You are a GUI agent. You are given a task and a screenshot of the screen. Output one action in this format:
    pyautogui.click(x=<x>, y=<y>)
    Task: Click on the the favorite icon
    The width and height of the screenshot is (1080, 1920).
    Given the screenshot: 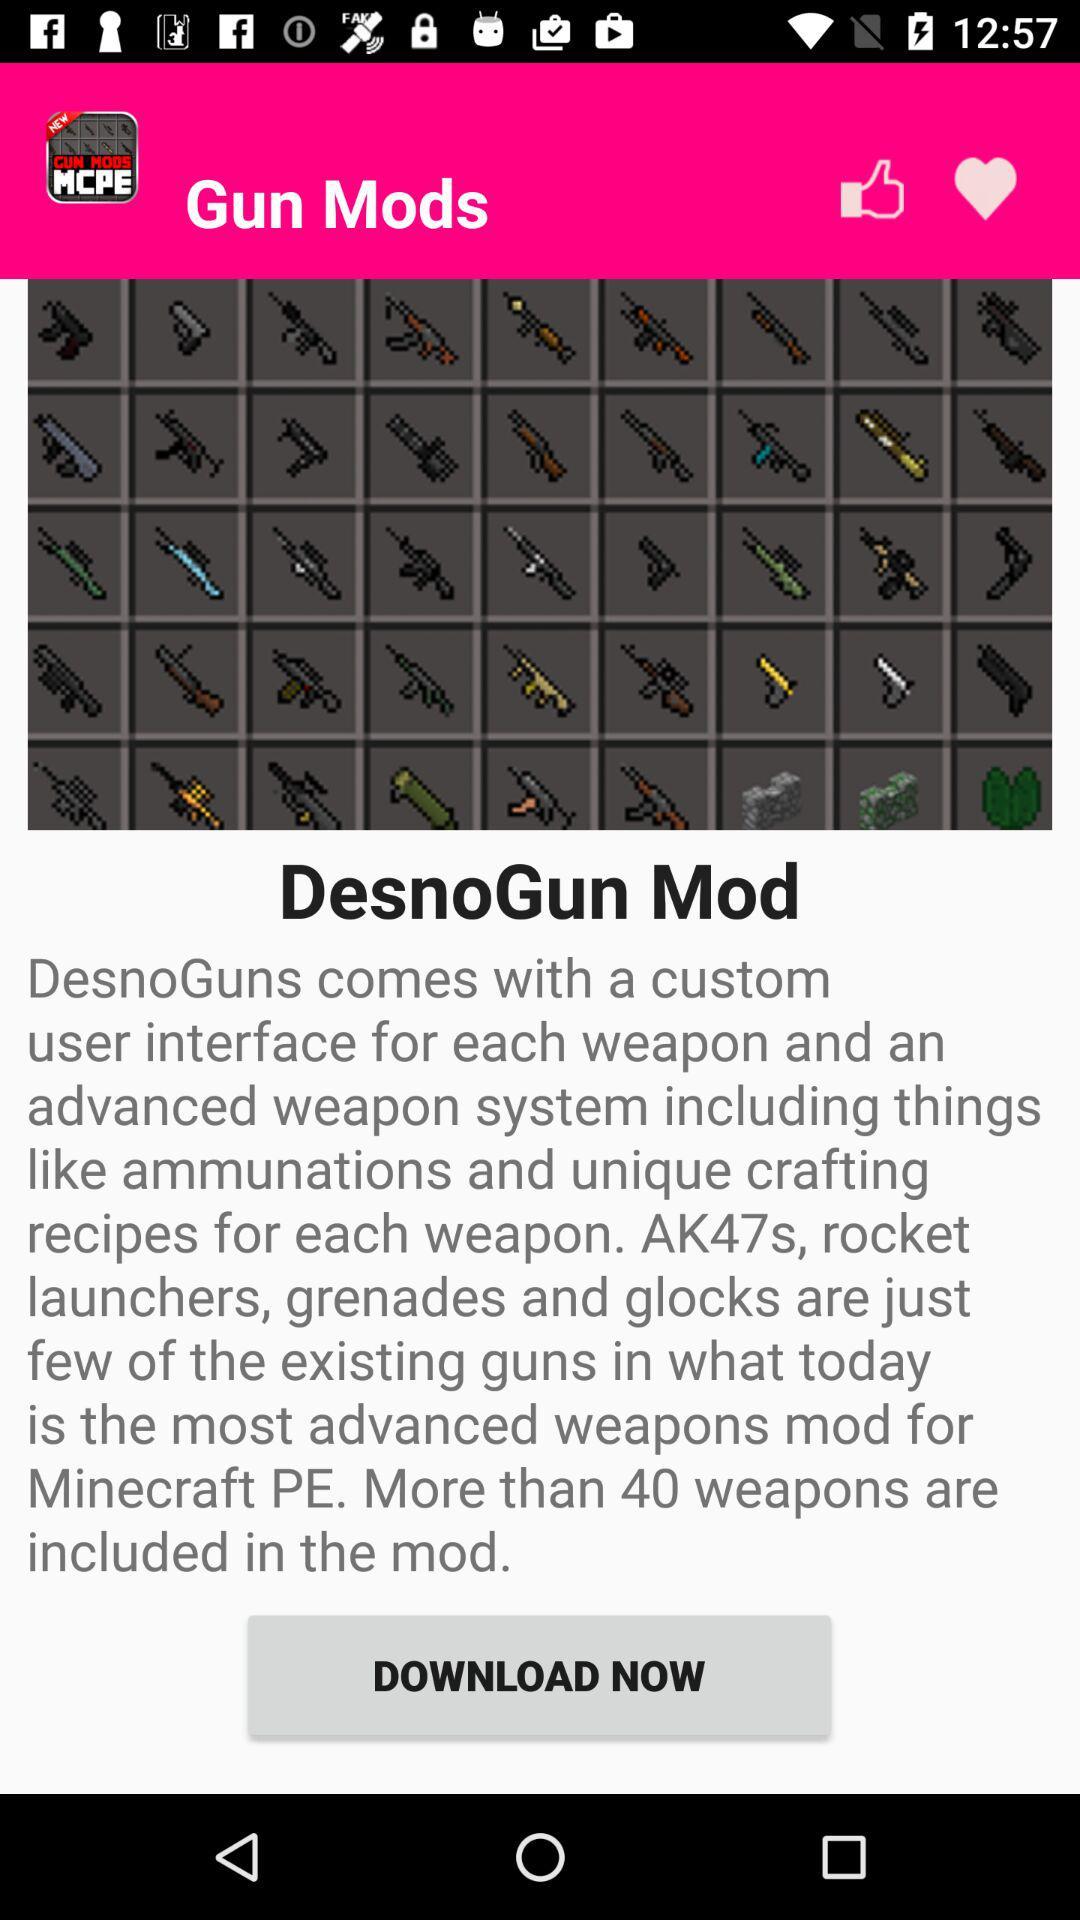 What is the action you would take?
    pyautogui.click(x=984, y=188)
    